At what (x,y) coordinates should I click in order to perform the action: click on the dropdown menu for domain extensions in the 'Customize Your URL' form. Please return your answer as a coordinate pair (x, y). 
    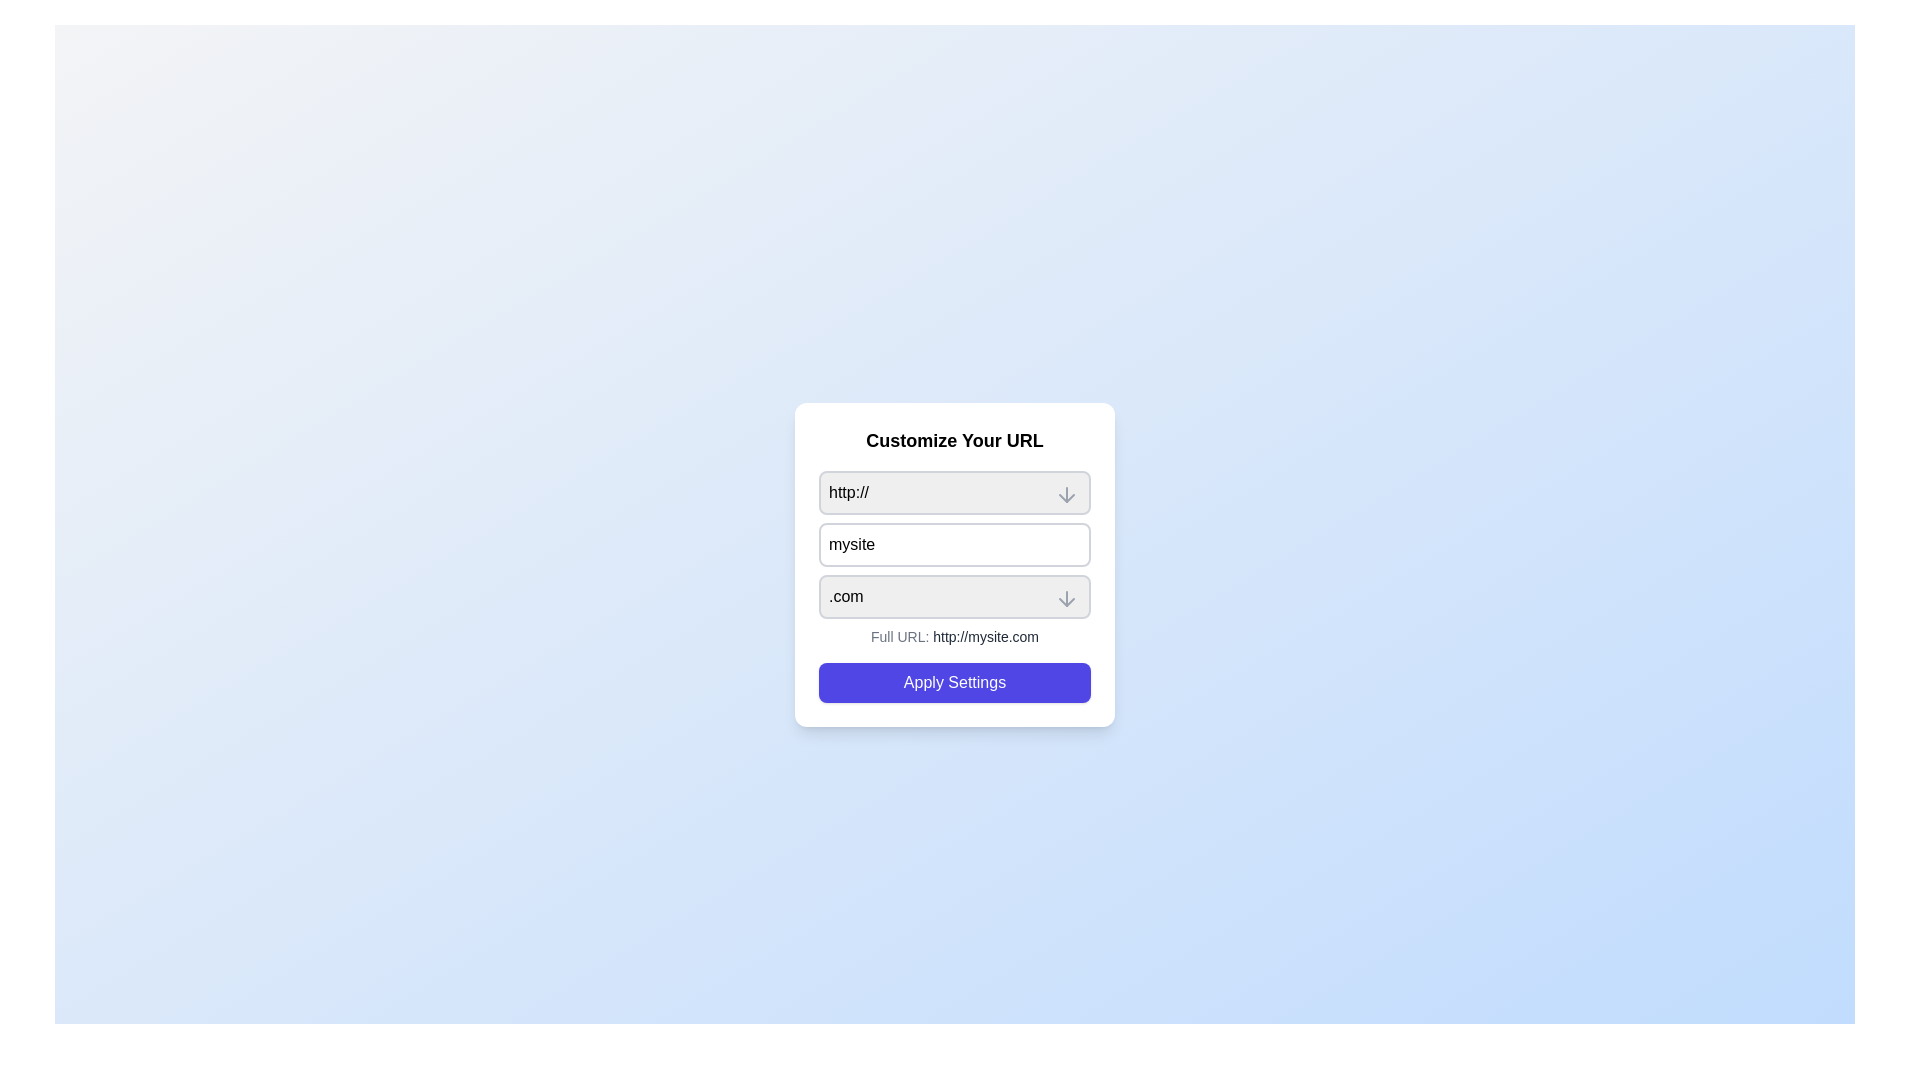
    Looking at the image, I should click on (954, 596).